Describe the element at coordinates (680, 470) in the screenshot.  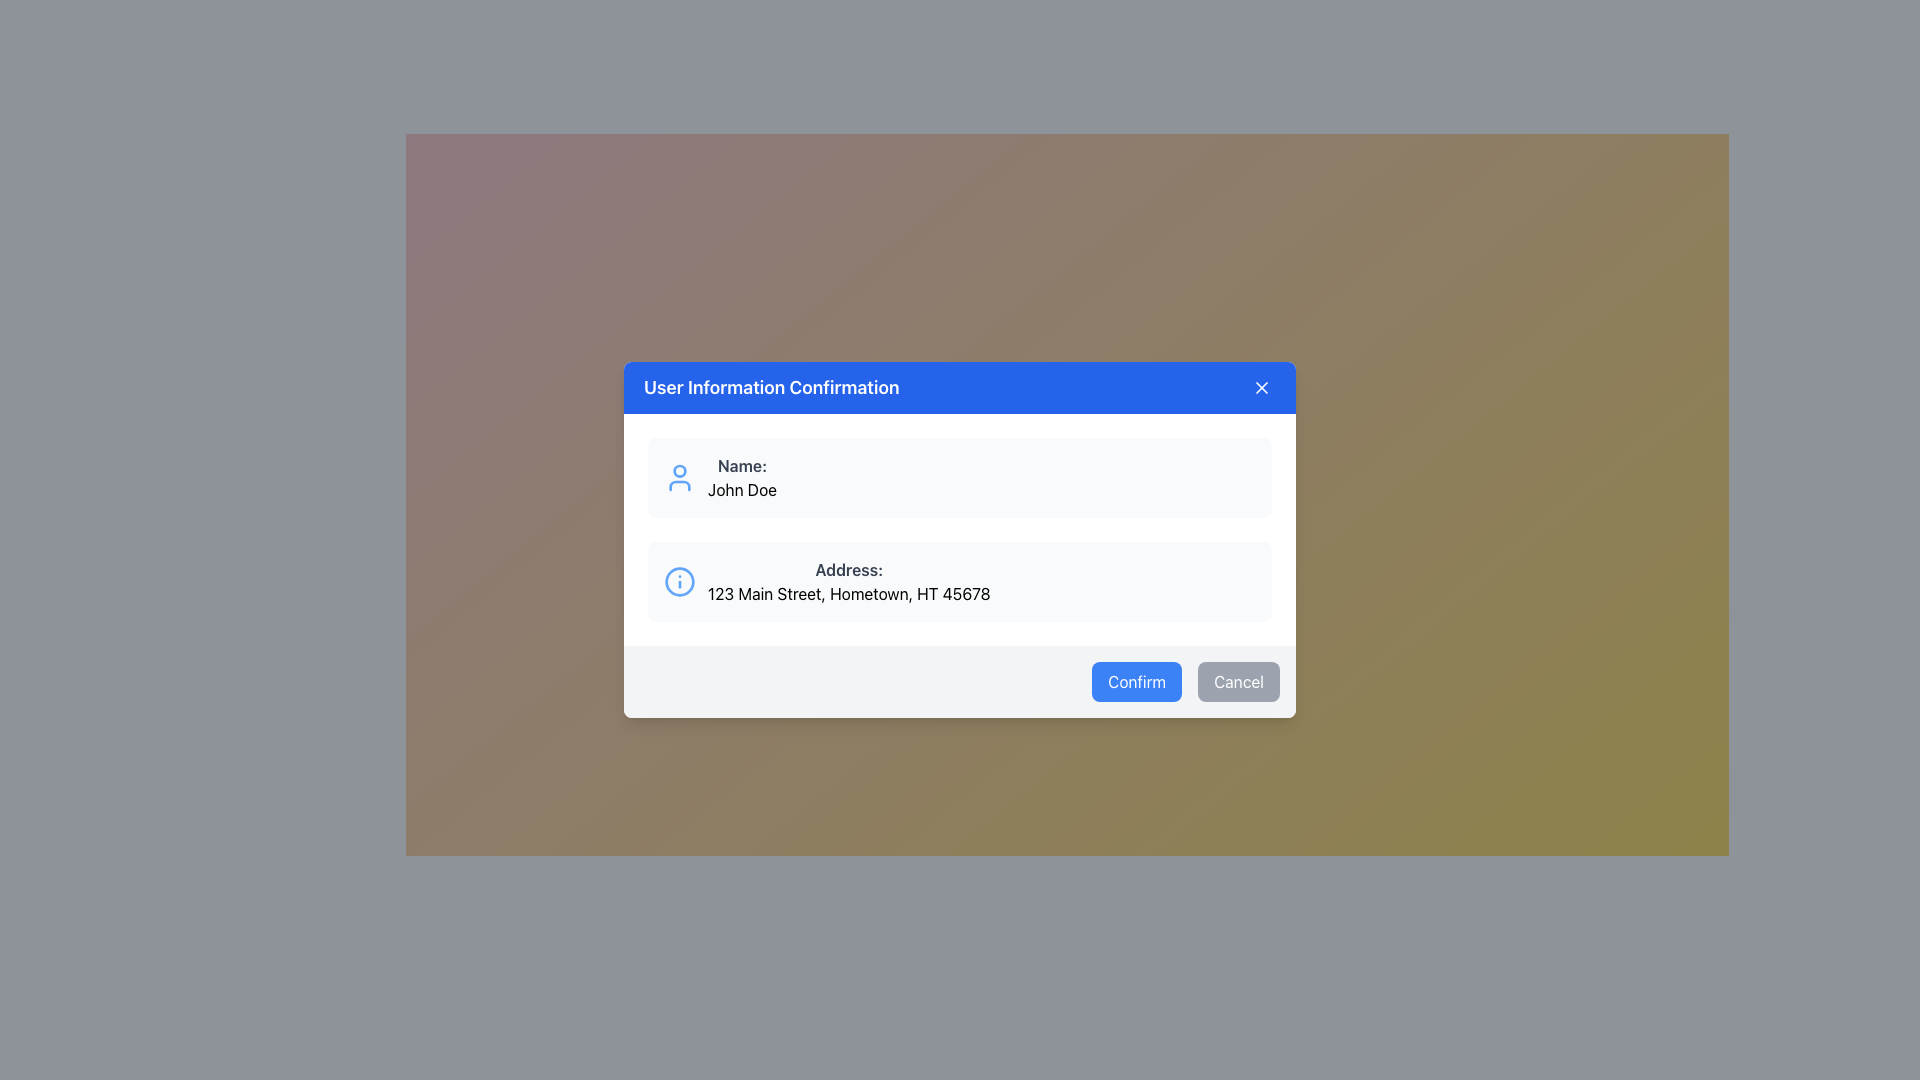
I see `the blue circular decorative graphic representing the user's profile picture, located to the left of 'John Doe' in the 'User Information Confirmation' card` at that location.